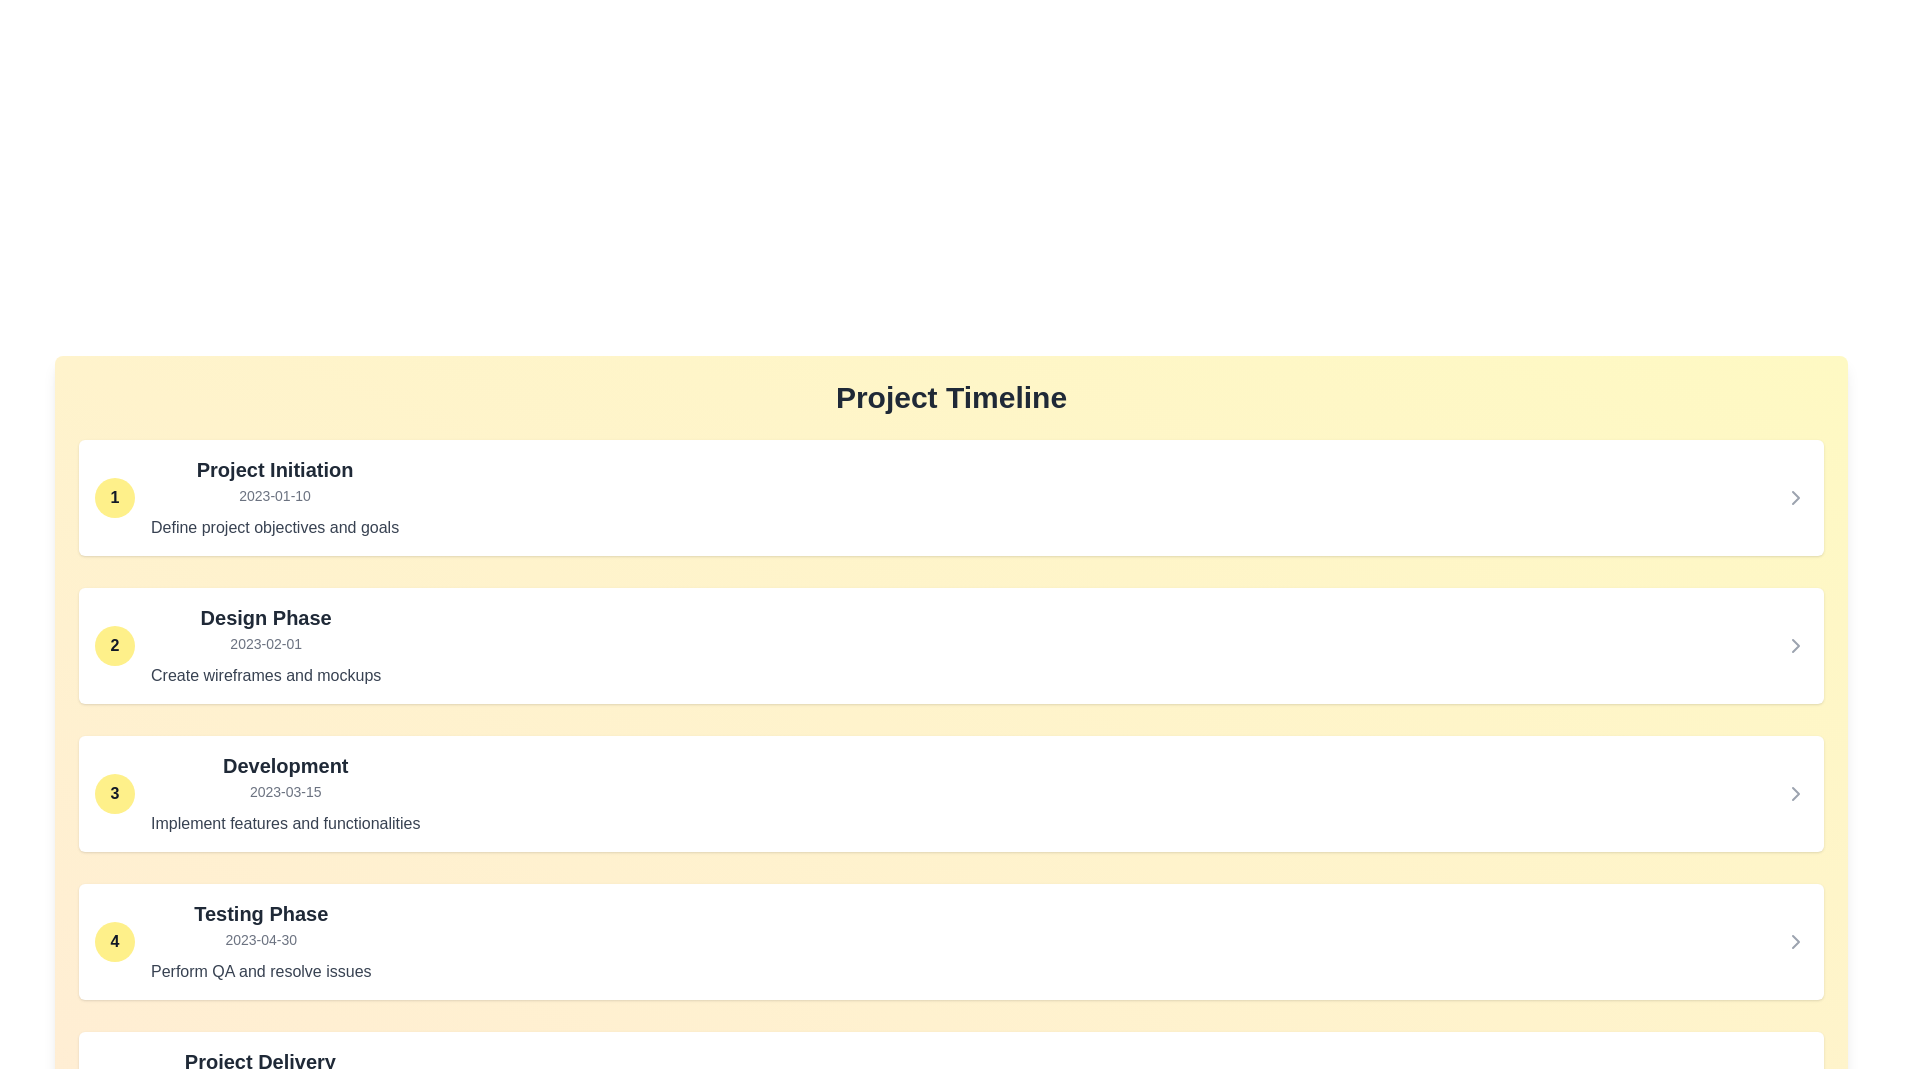  What do you see at coordinates (114, 496) in the screenshot?
I see `the circular button with a yellow background and bold black text '1', which is the first item in a list, positioned to the left of the 'Project Initiation' section` at bounding box center [114, 496].